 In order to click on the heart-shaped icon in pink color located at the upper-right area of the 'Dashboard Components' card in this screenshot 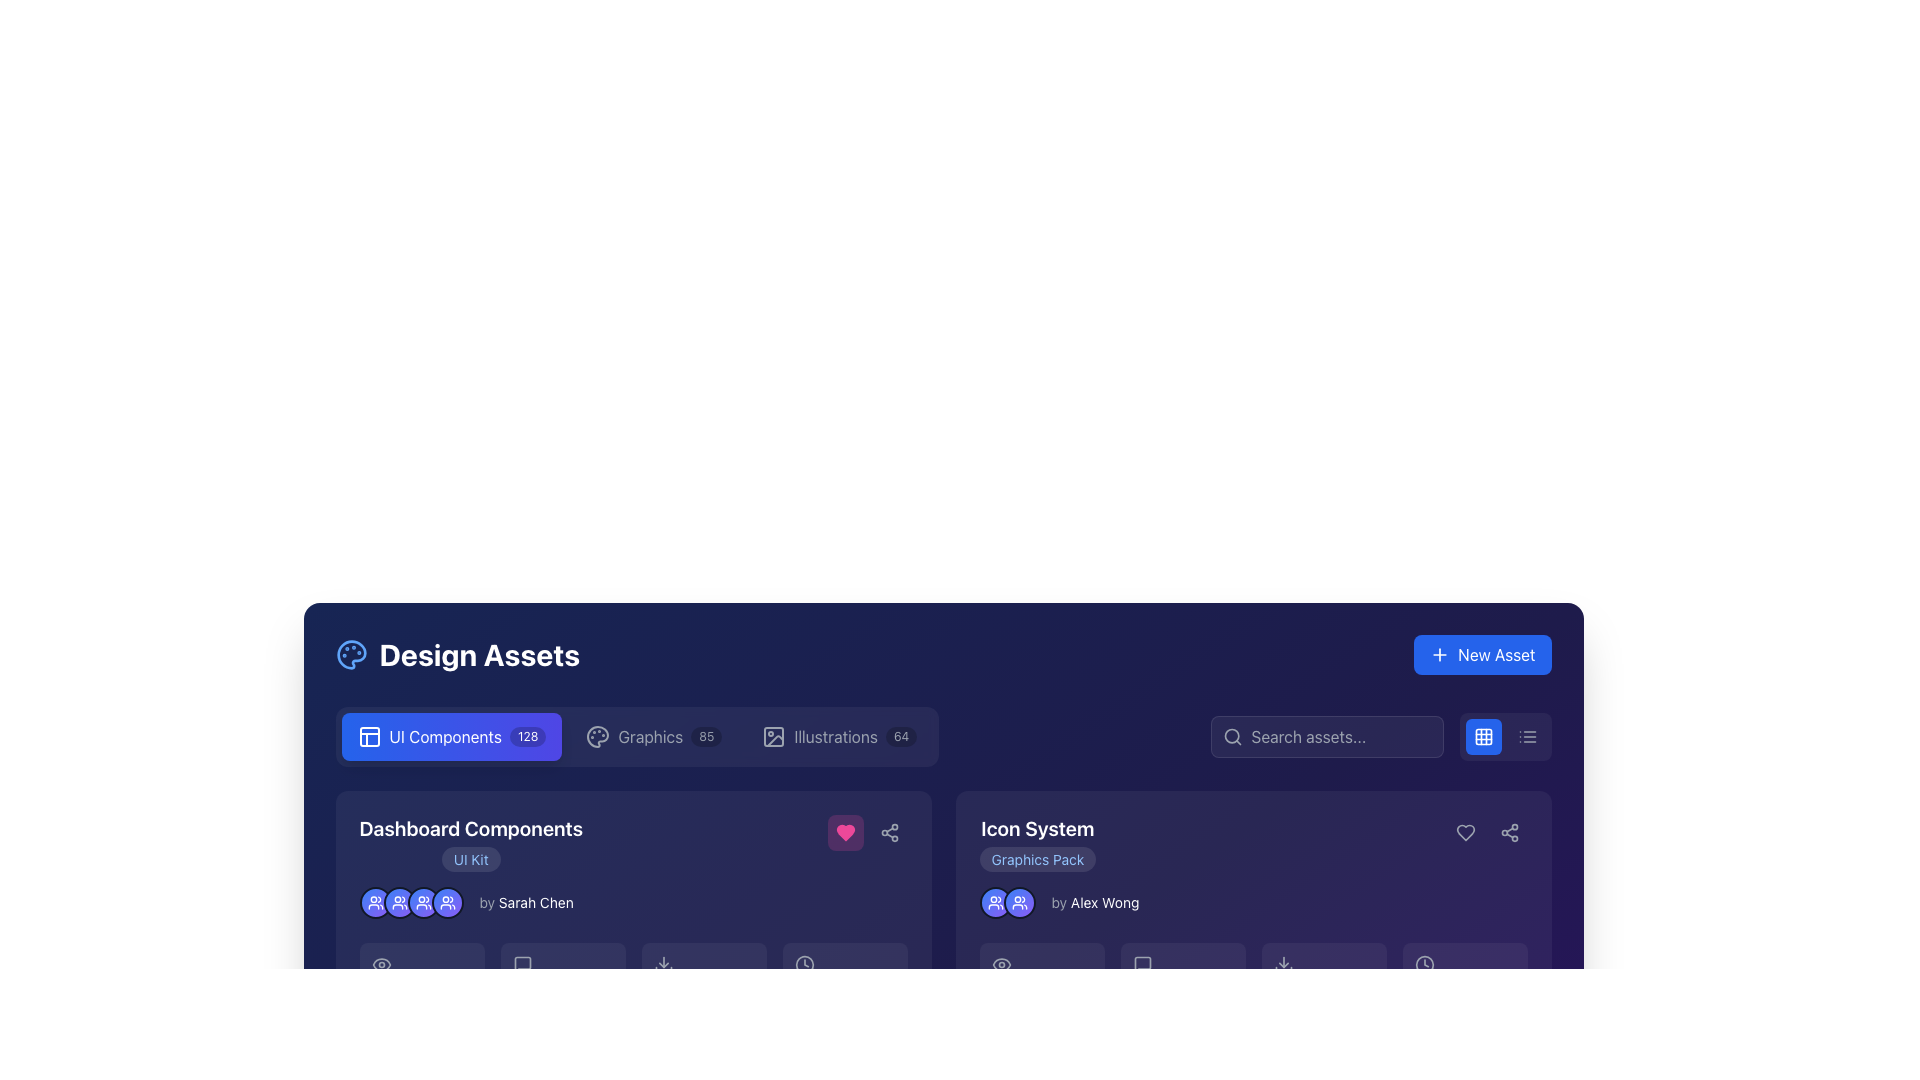, I will do `click(845, 833)`.